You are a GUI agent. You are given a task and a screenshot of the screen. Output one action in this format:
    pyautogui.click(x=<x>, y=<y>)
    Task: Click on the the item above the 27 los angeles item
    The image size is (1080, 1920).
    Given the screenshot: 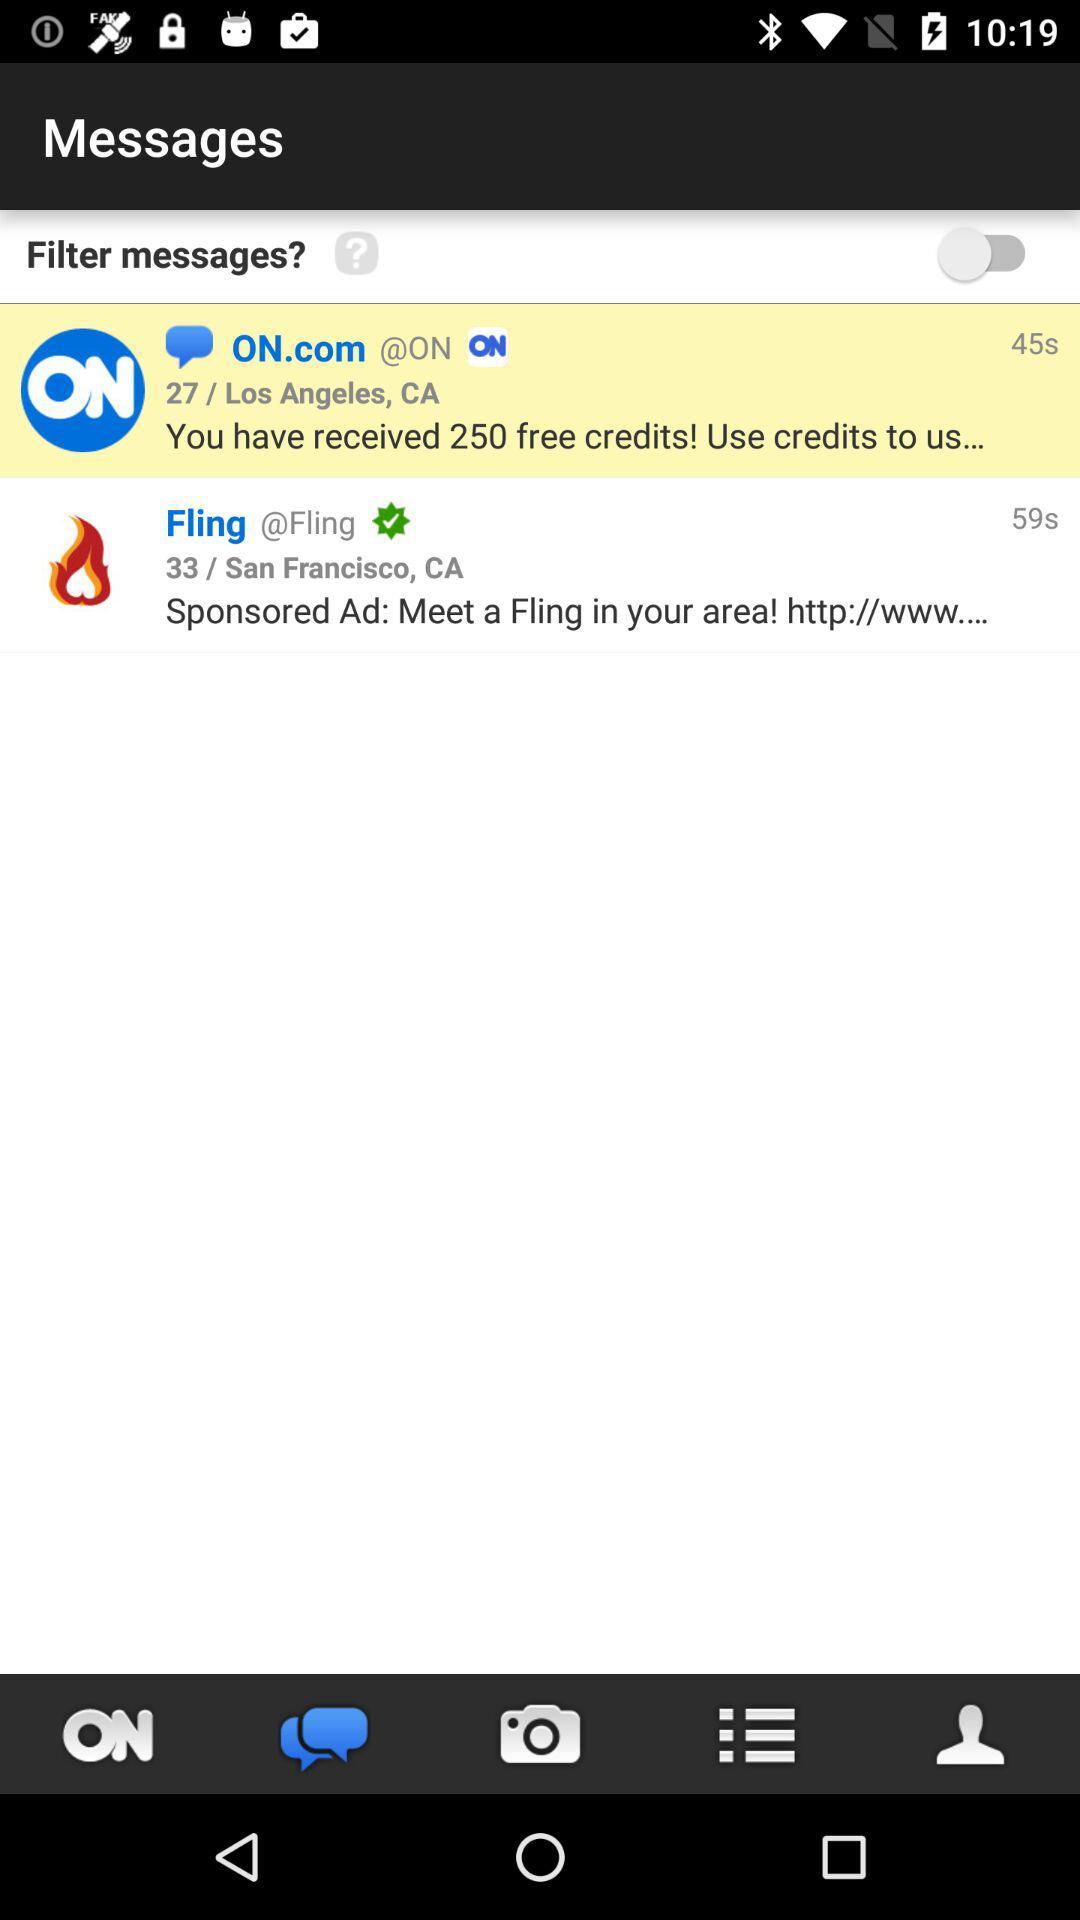 What is the action you would take?
    pyautogui.click(x=189, y=346)
    